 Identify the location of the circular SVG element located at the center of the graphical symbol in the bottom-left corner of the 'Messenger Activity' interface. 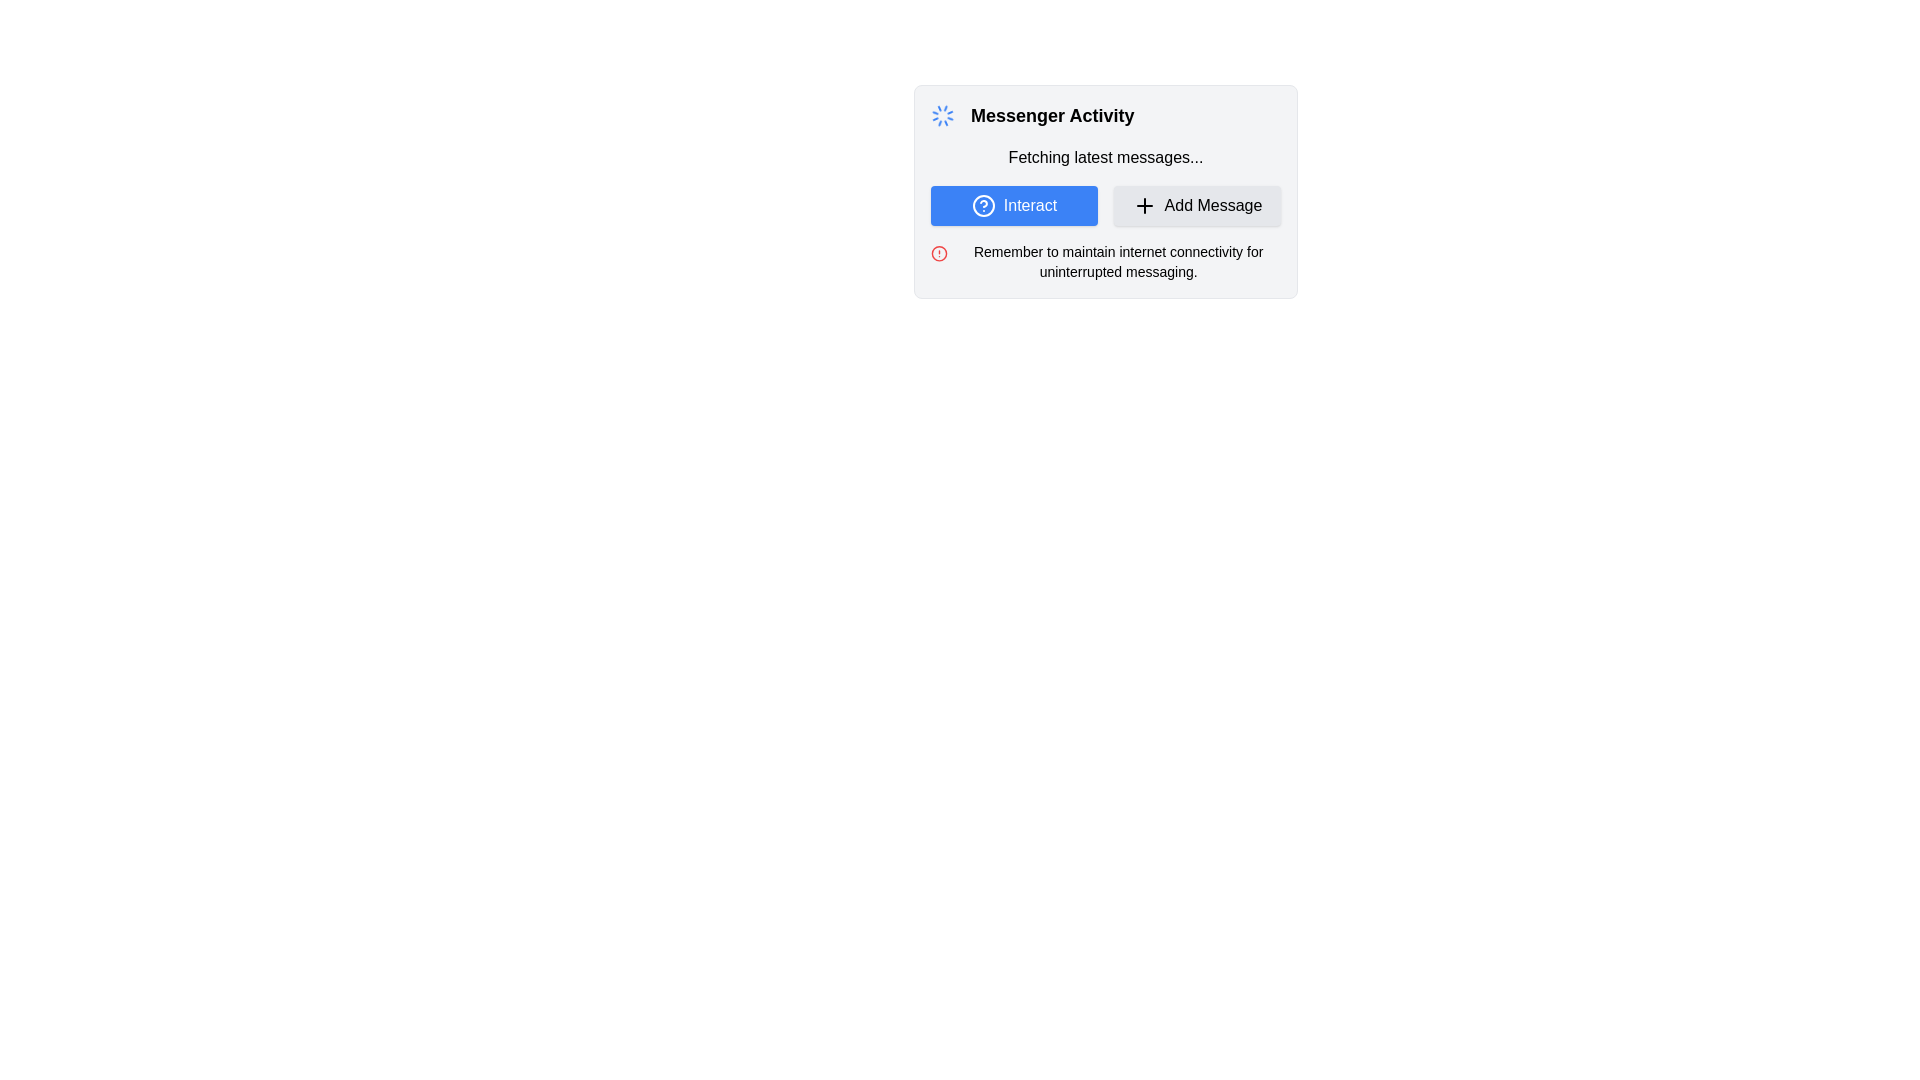
(938, 253).